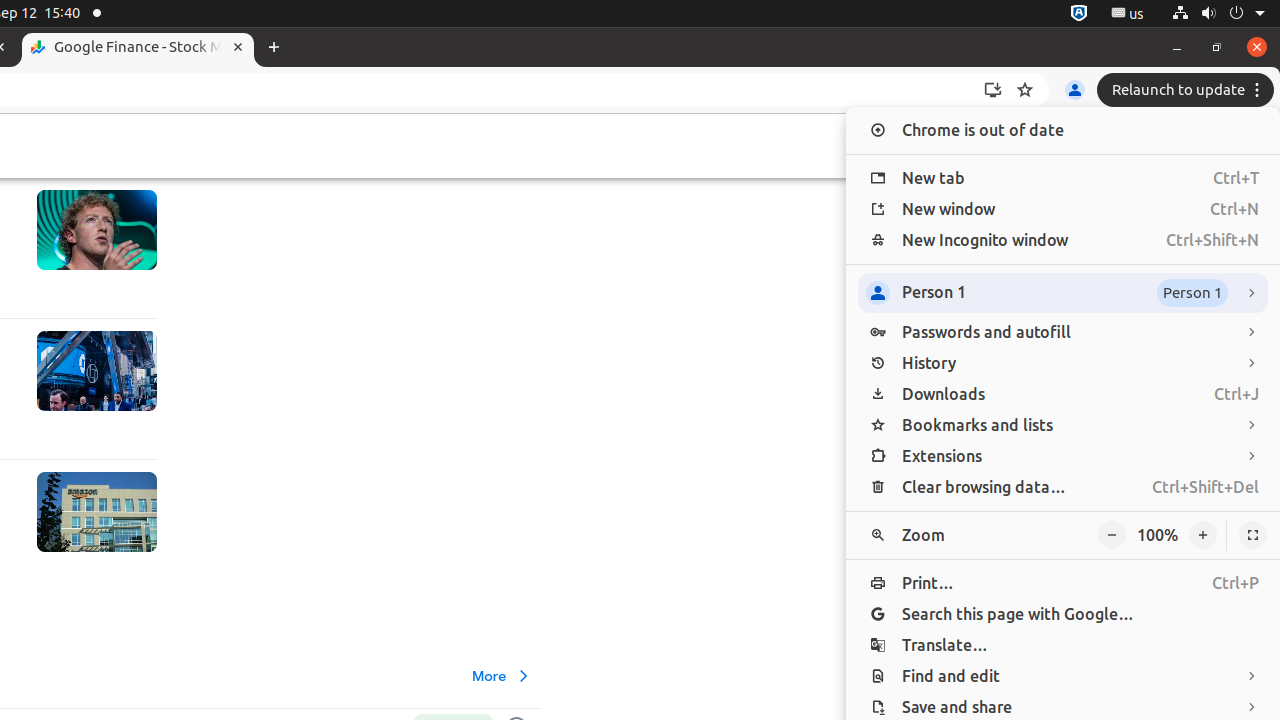 This screenshot has height=720, width=1280. I want to click on 'System', so click(1217, 13).